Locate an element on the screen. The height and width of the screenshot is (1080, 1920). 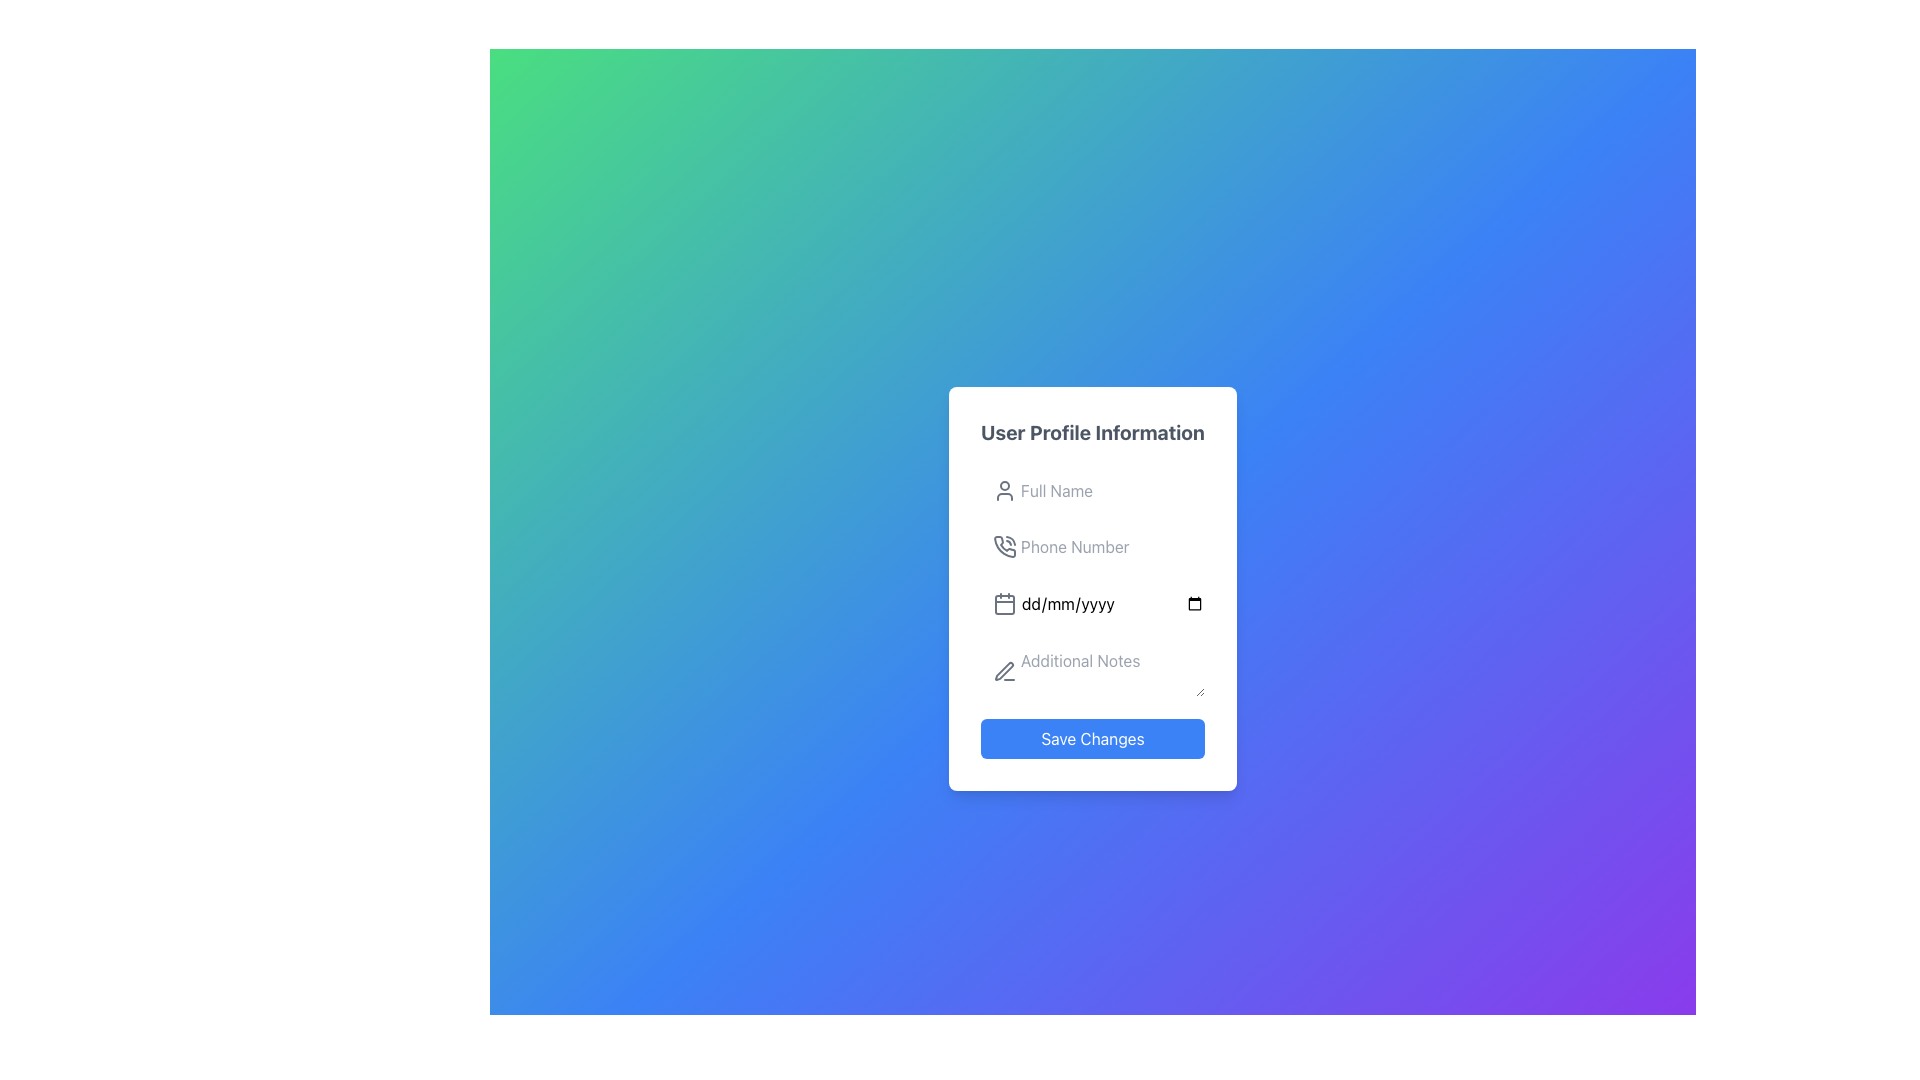
the decorative shape within the SVG calendar icon, which is located to the left of the 'dd/mm/yyyy' input field is located at coordinates (1004, 604).